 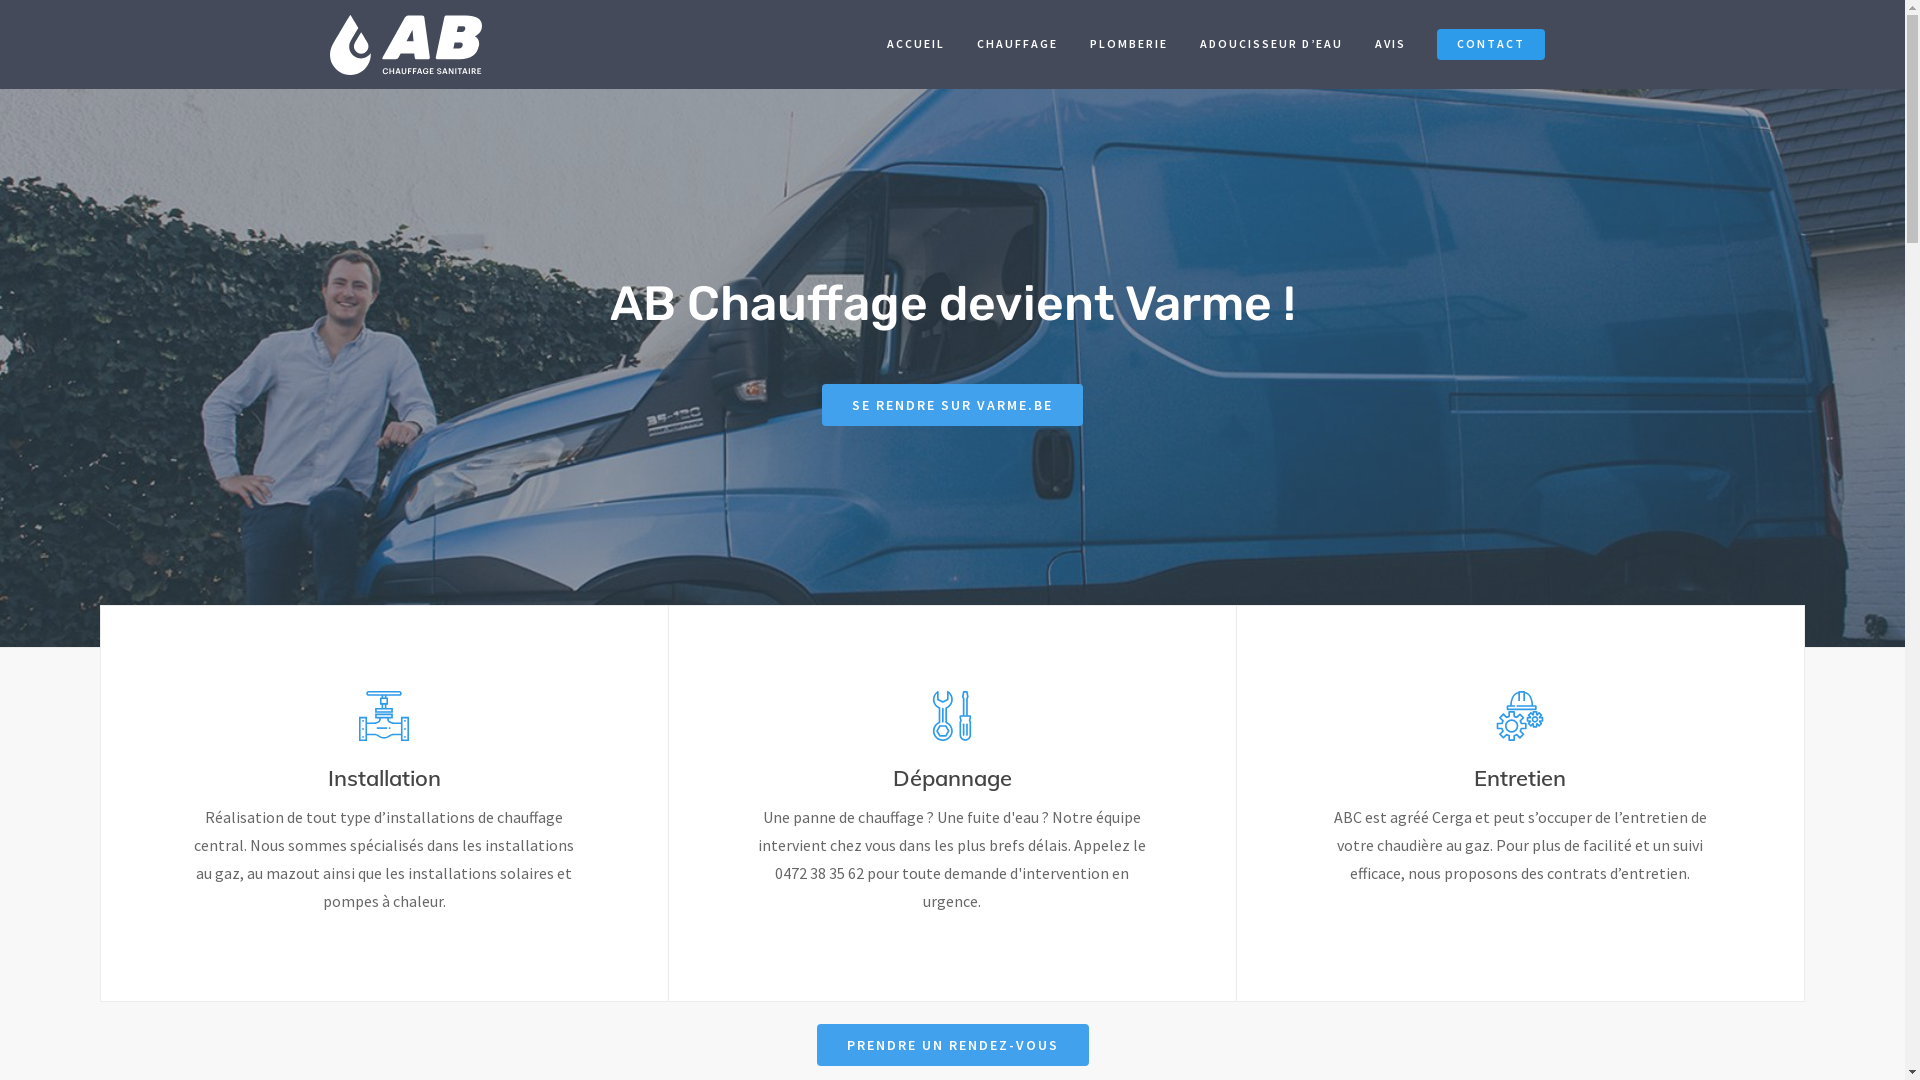 I want to click on 'CONTACT', so click(x=1491, y=50).